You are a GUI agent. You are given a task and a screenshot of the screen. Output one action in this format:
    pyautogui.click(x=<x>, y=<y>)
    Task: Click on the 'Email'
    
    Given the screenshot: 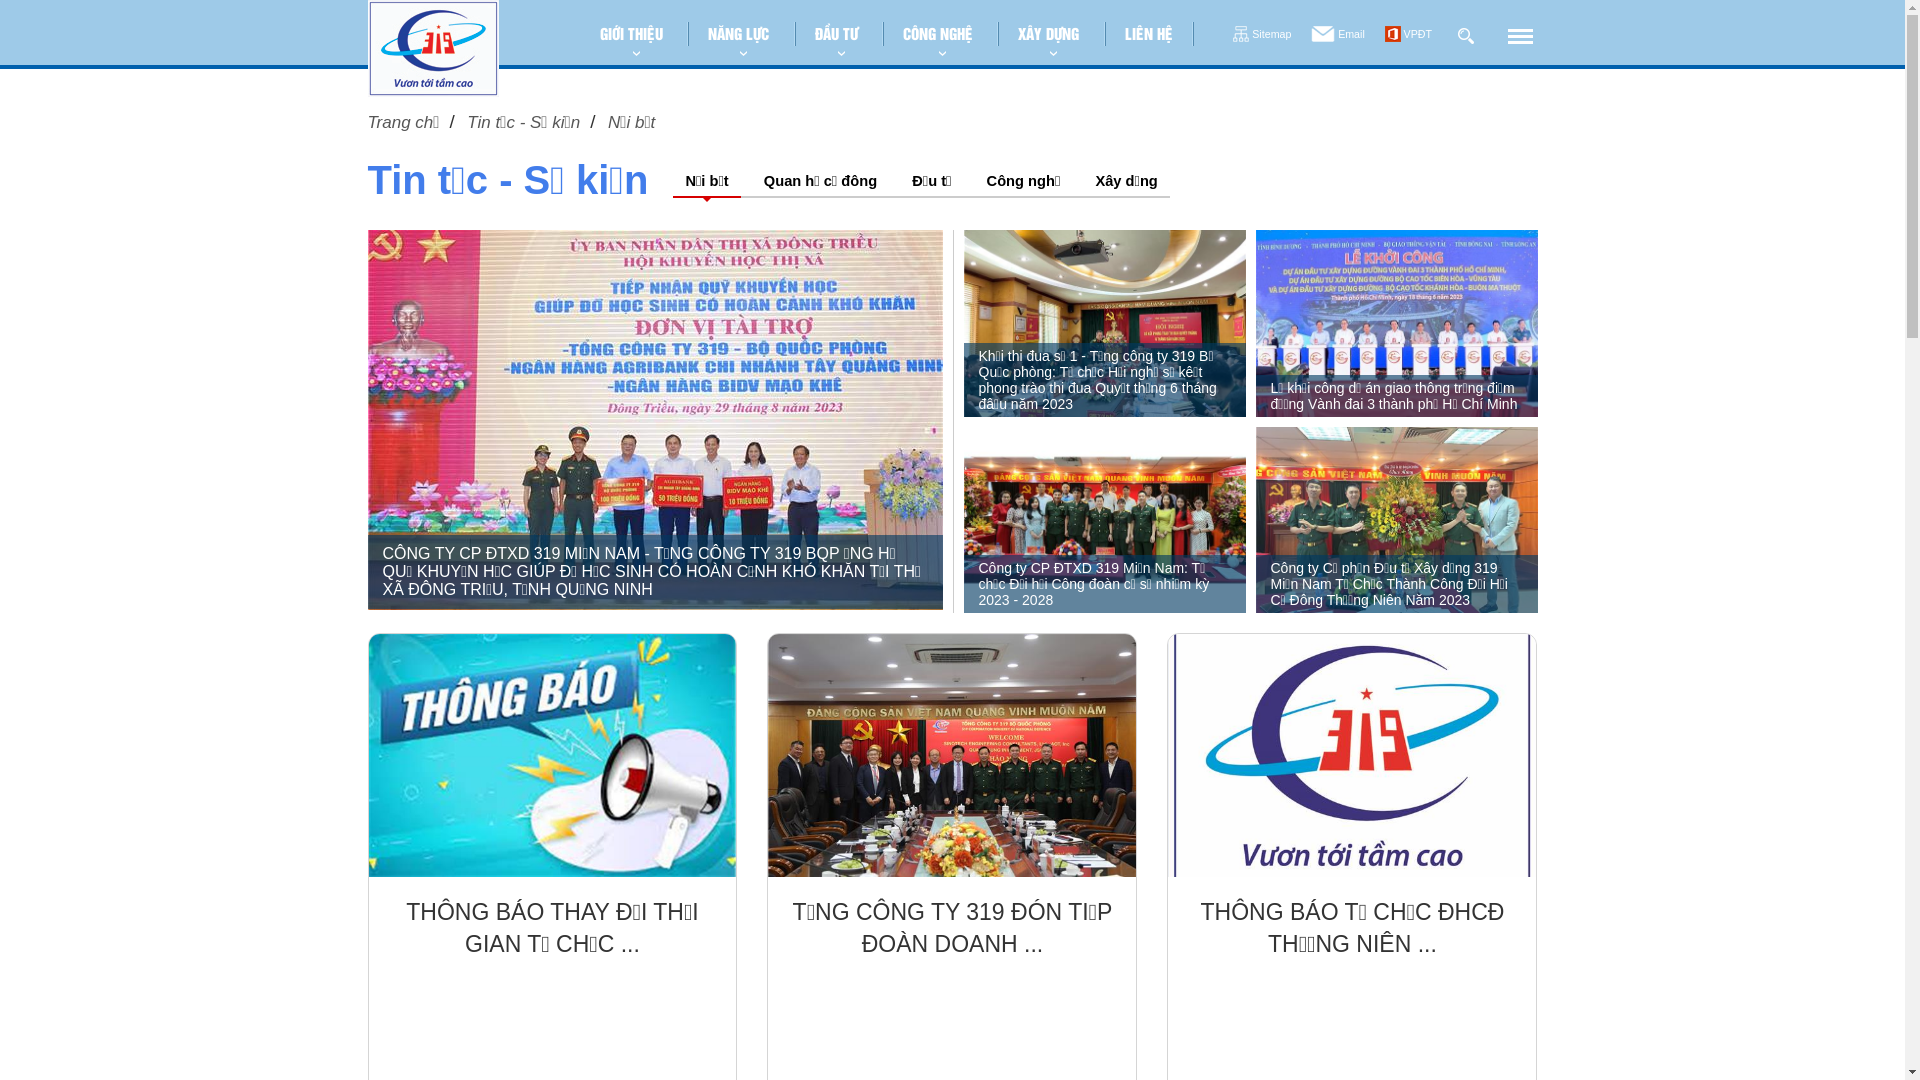 What is the action you would take?
    pyautogui.click(x=1338, y=35)
    